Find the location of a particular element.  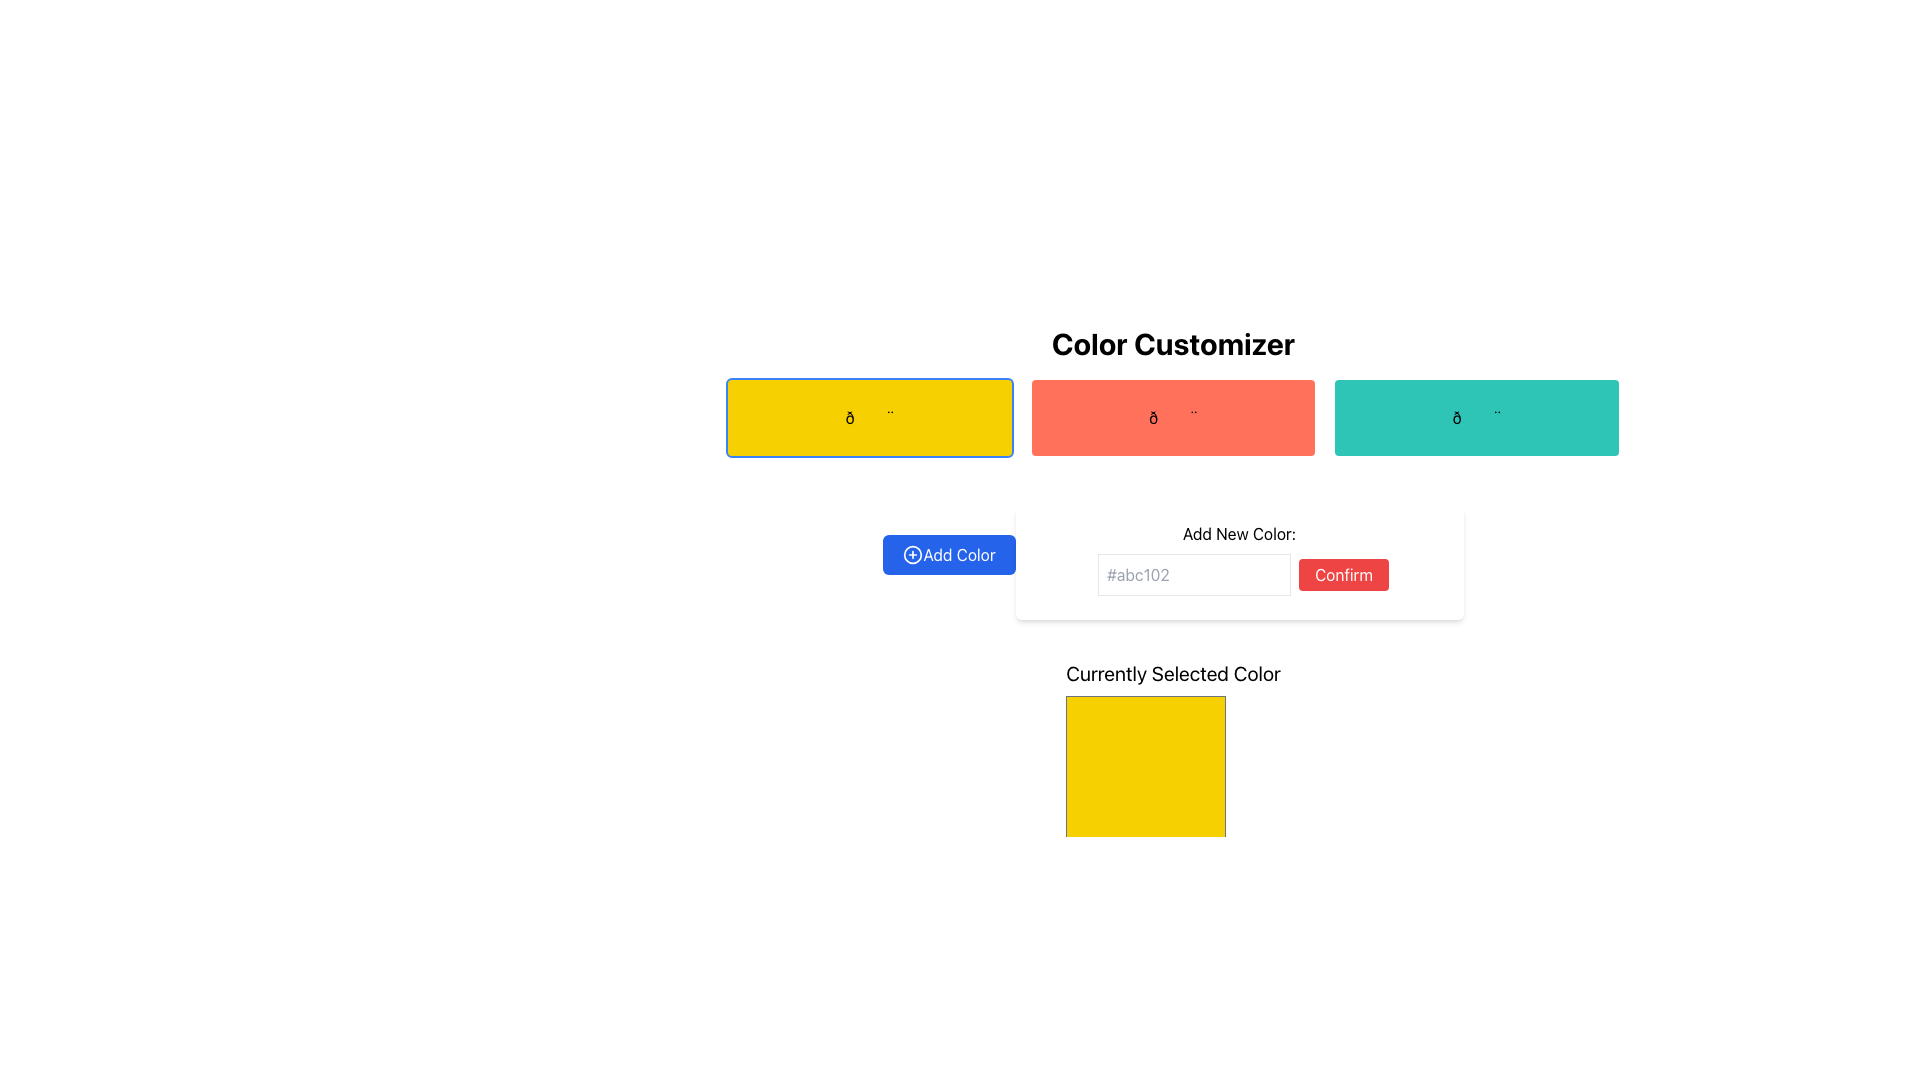

the rounded rectangular button with a vibrant blue background and white text that reads 'Add Color' is located at coordinates (948, 555).